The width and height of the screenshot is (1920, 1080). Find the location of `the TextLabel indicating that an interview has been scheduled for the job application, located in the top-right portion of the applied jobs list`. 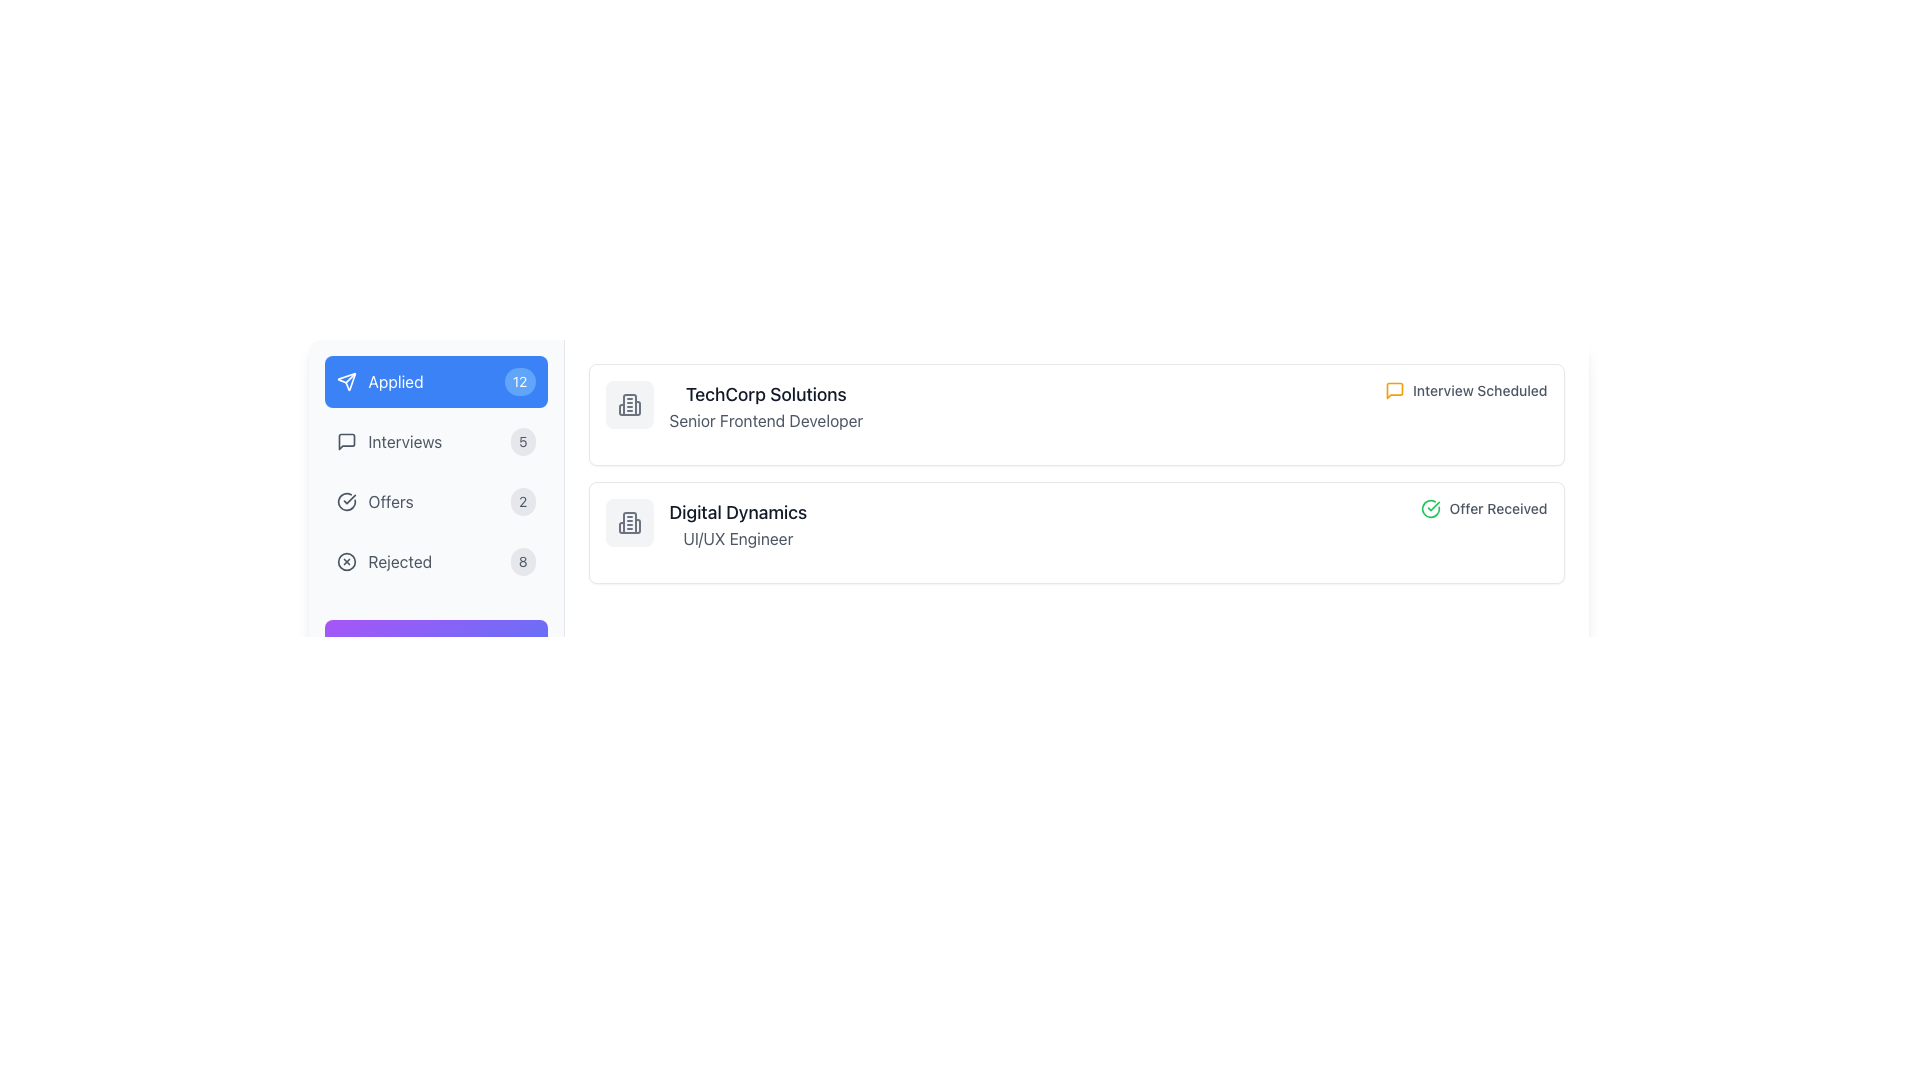

the TextLabel indicating that an interview has been scheduled for the job application, located in the top-right portion of the applied jobs list is located at coordinates (1480, 390).